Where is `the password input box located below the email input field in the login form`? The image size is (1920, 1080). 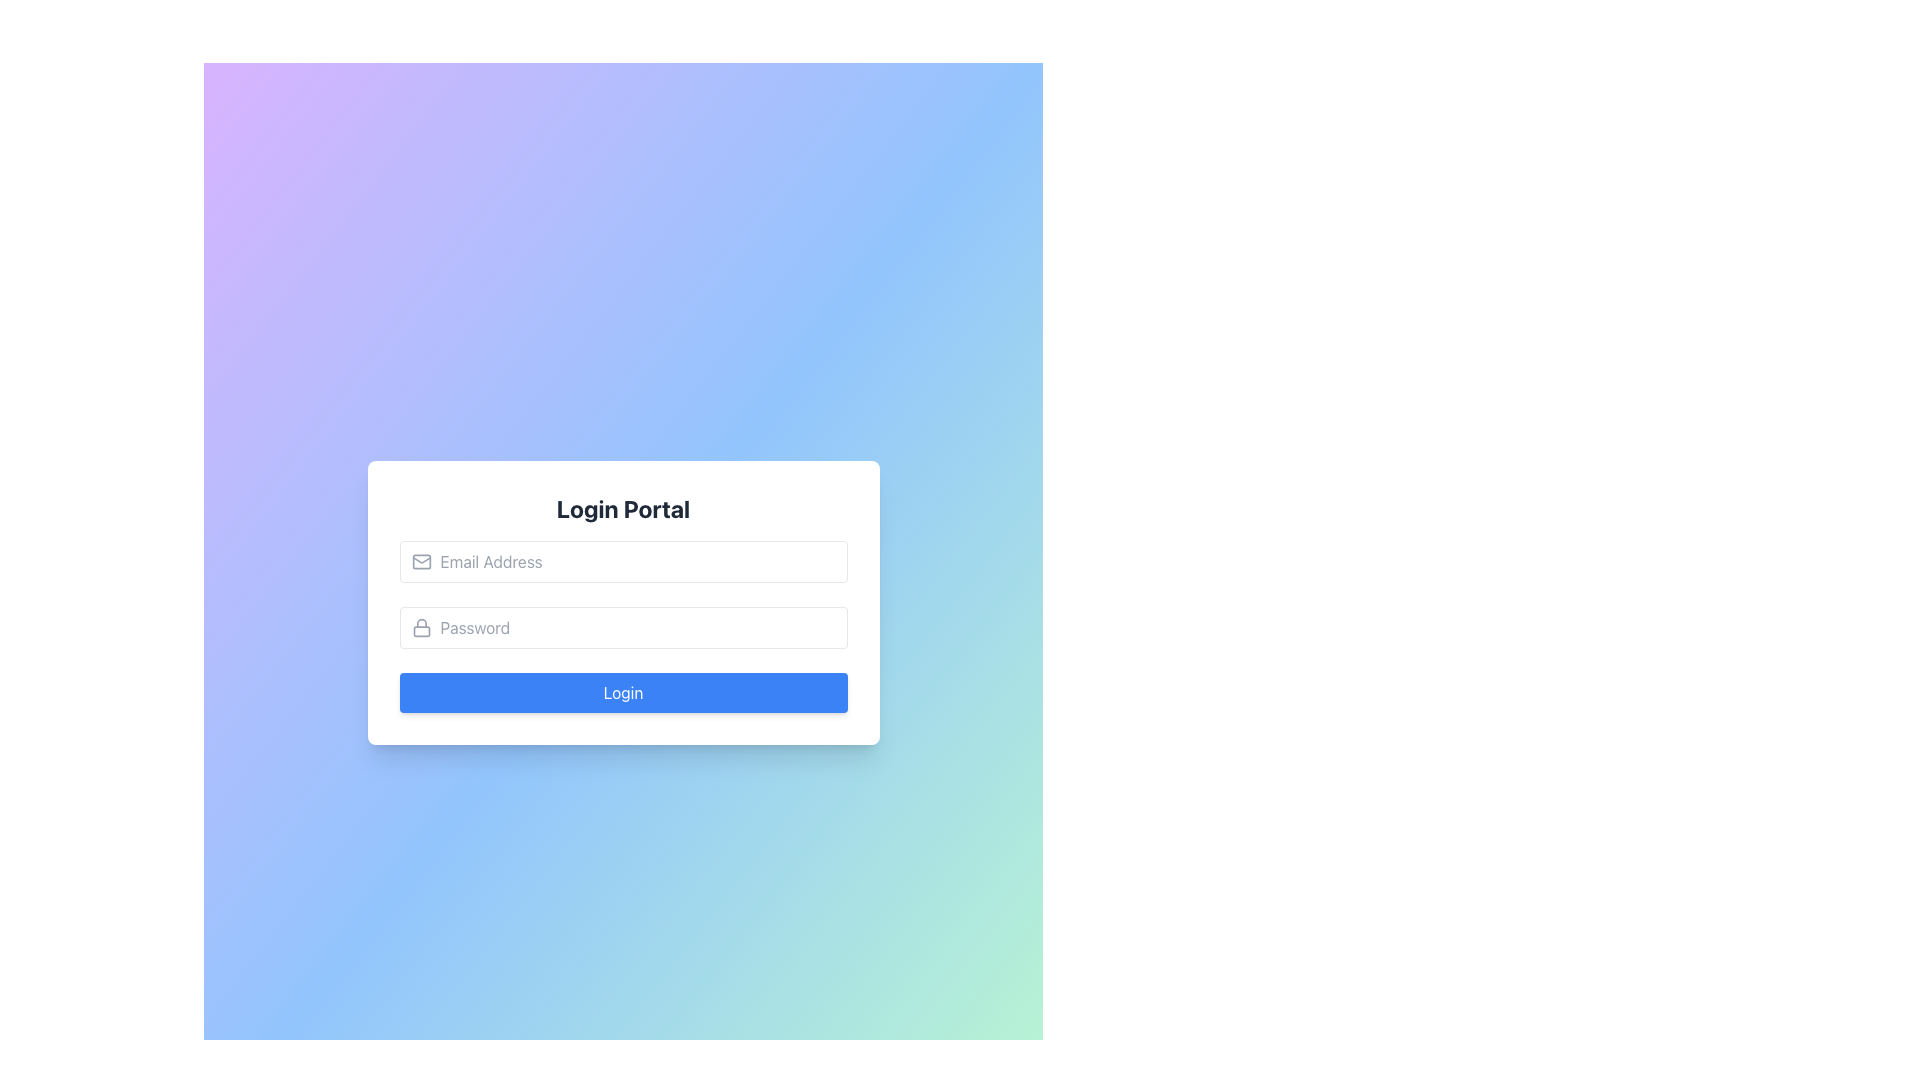 the password input box located below the email input field in the login form is located at coordinates (622, 627).